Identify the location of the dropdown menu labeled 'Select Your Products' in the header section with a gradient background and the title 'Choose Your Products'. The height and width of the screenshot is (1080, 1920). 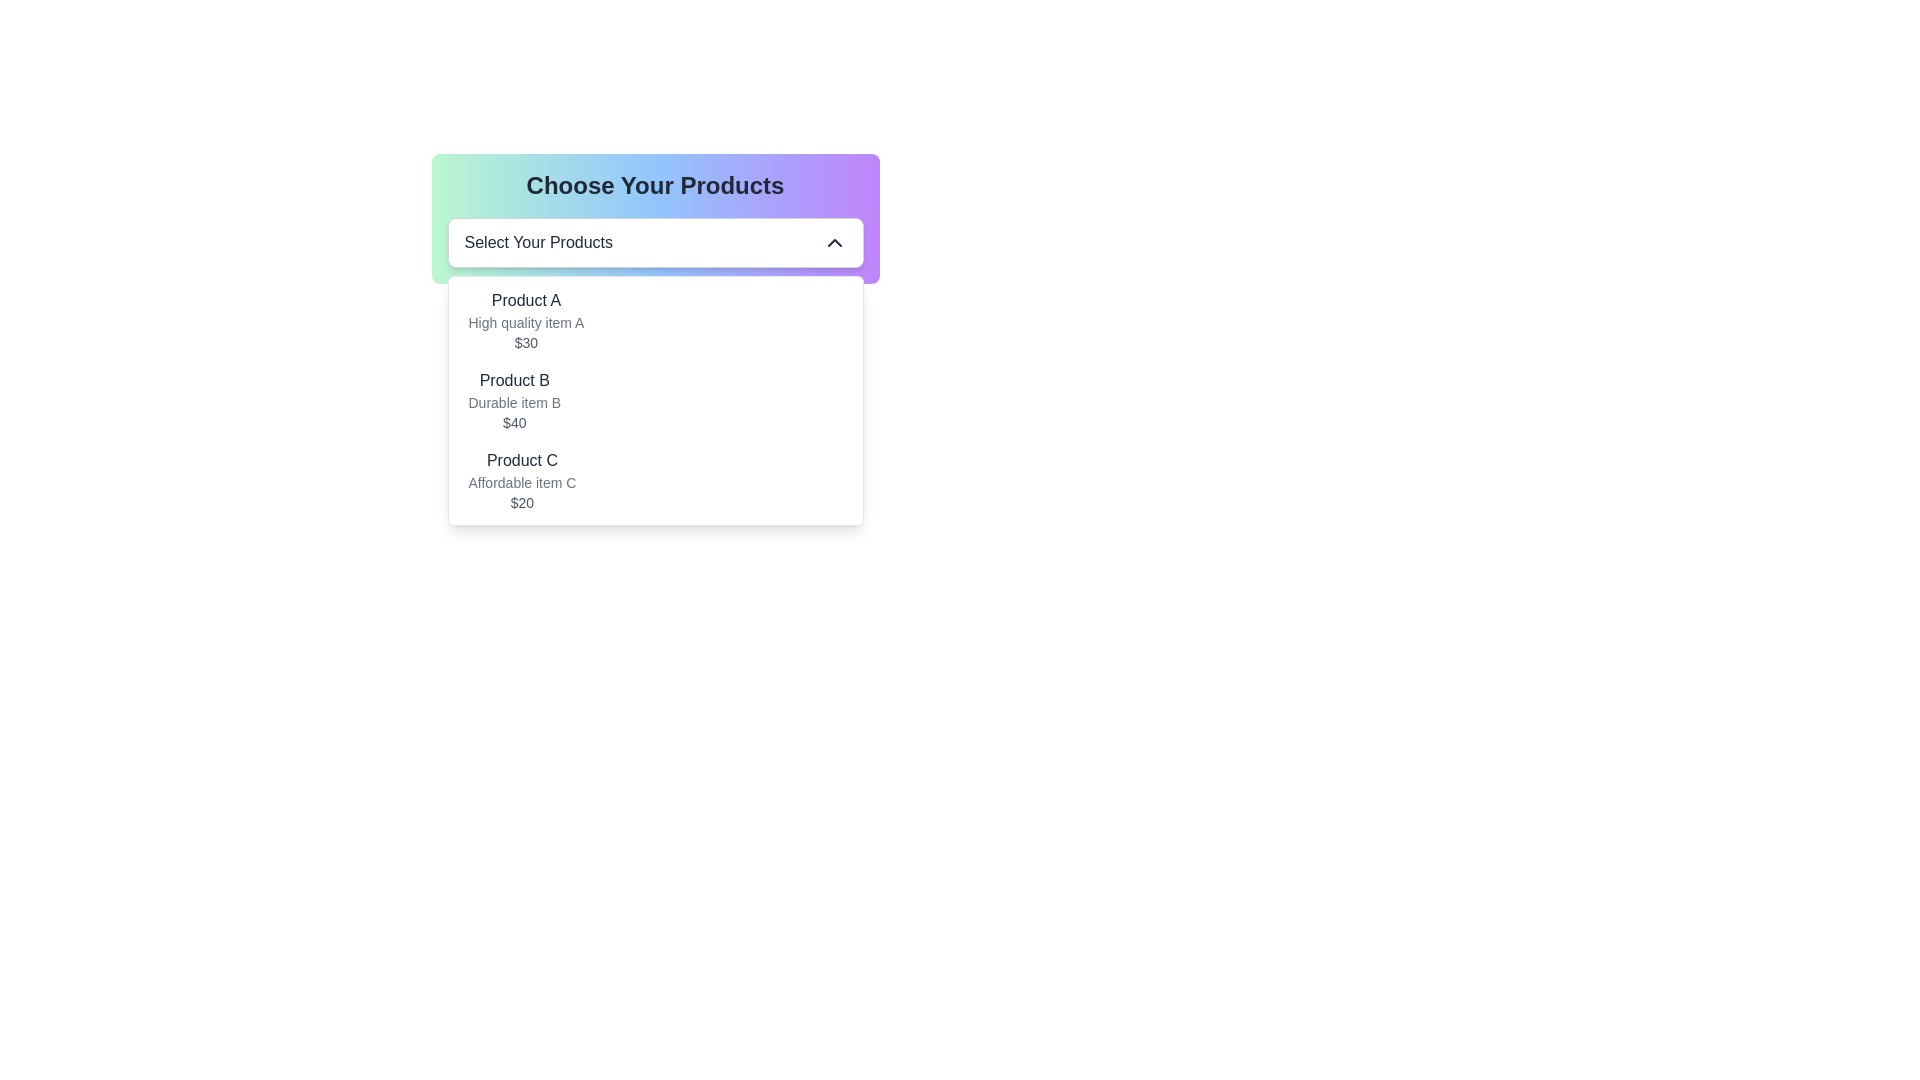
(655, 219).